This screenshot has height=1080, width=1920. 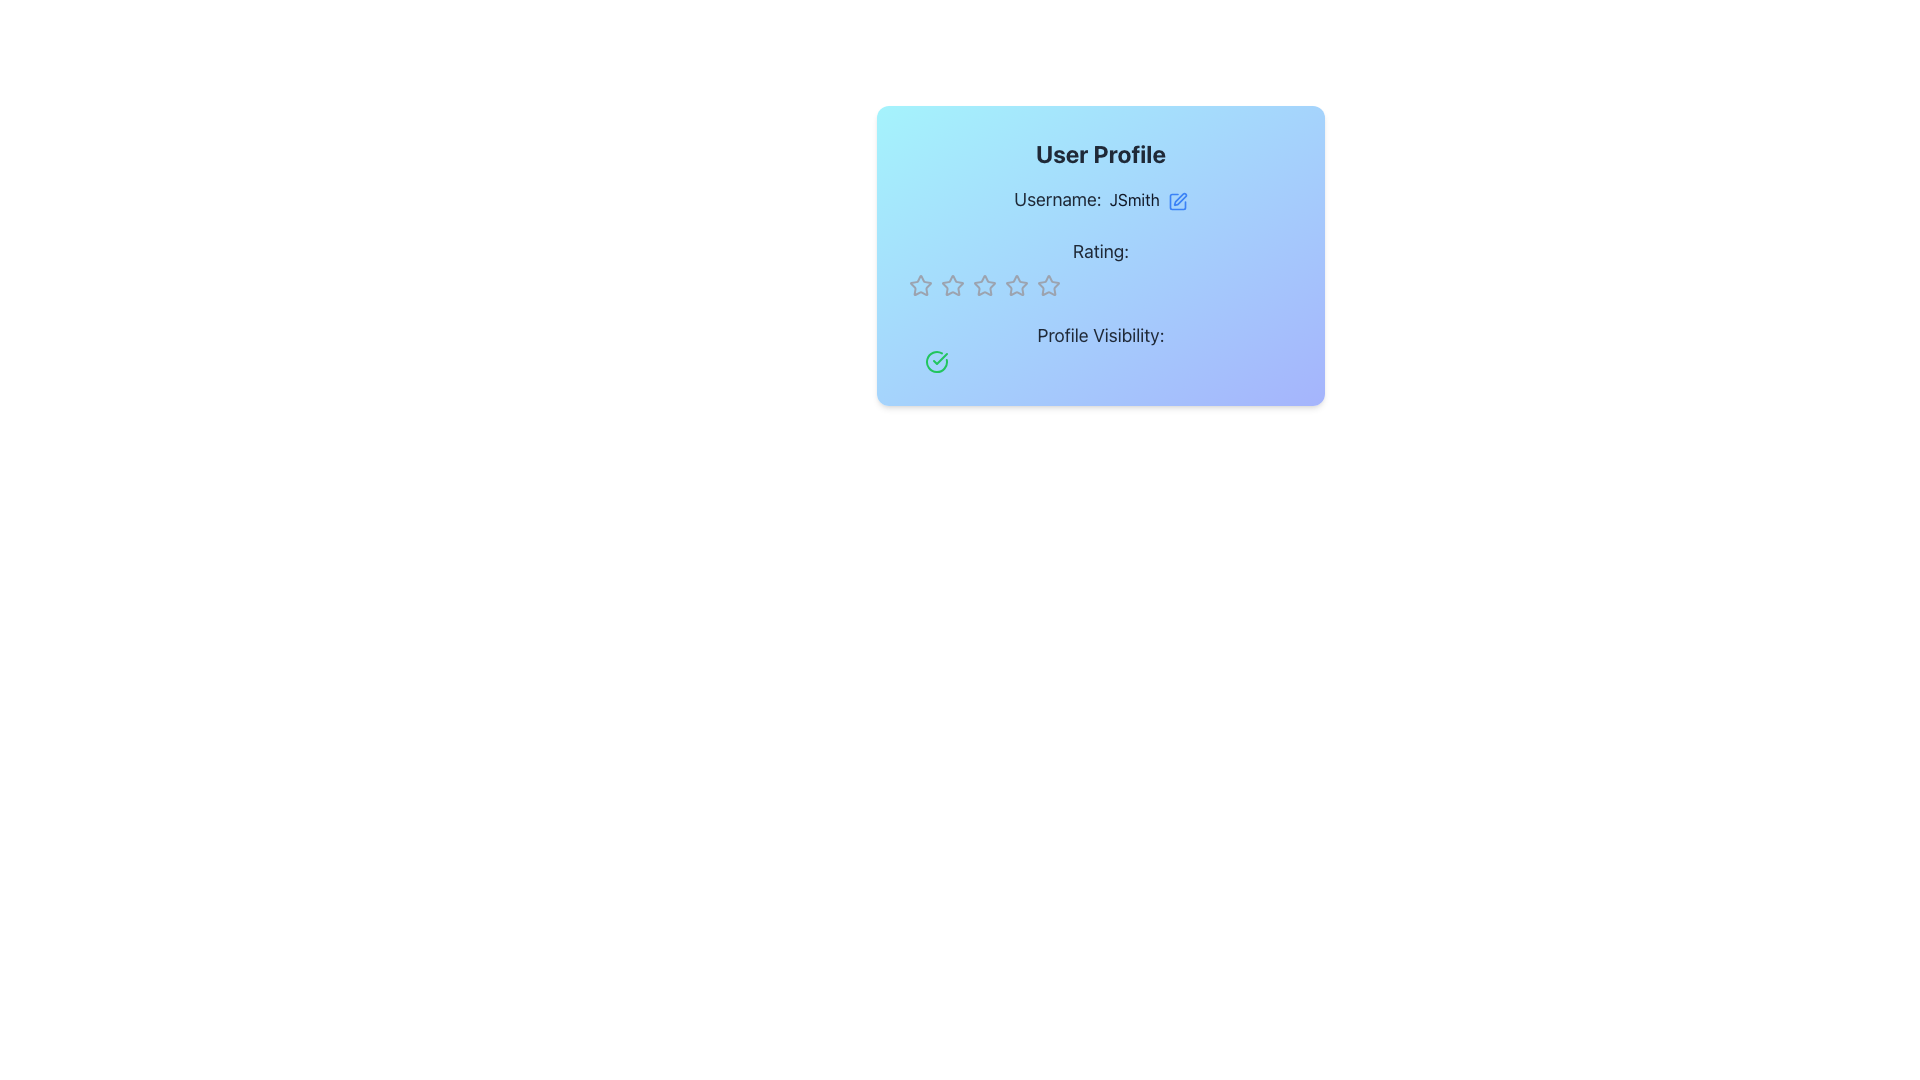 I want to click on text label 'Profile Visibility:' which is positioned below the 'Rating:' section in the user profile card interface, so click(x=1099, y=346).